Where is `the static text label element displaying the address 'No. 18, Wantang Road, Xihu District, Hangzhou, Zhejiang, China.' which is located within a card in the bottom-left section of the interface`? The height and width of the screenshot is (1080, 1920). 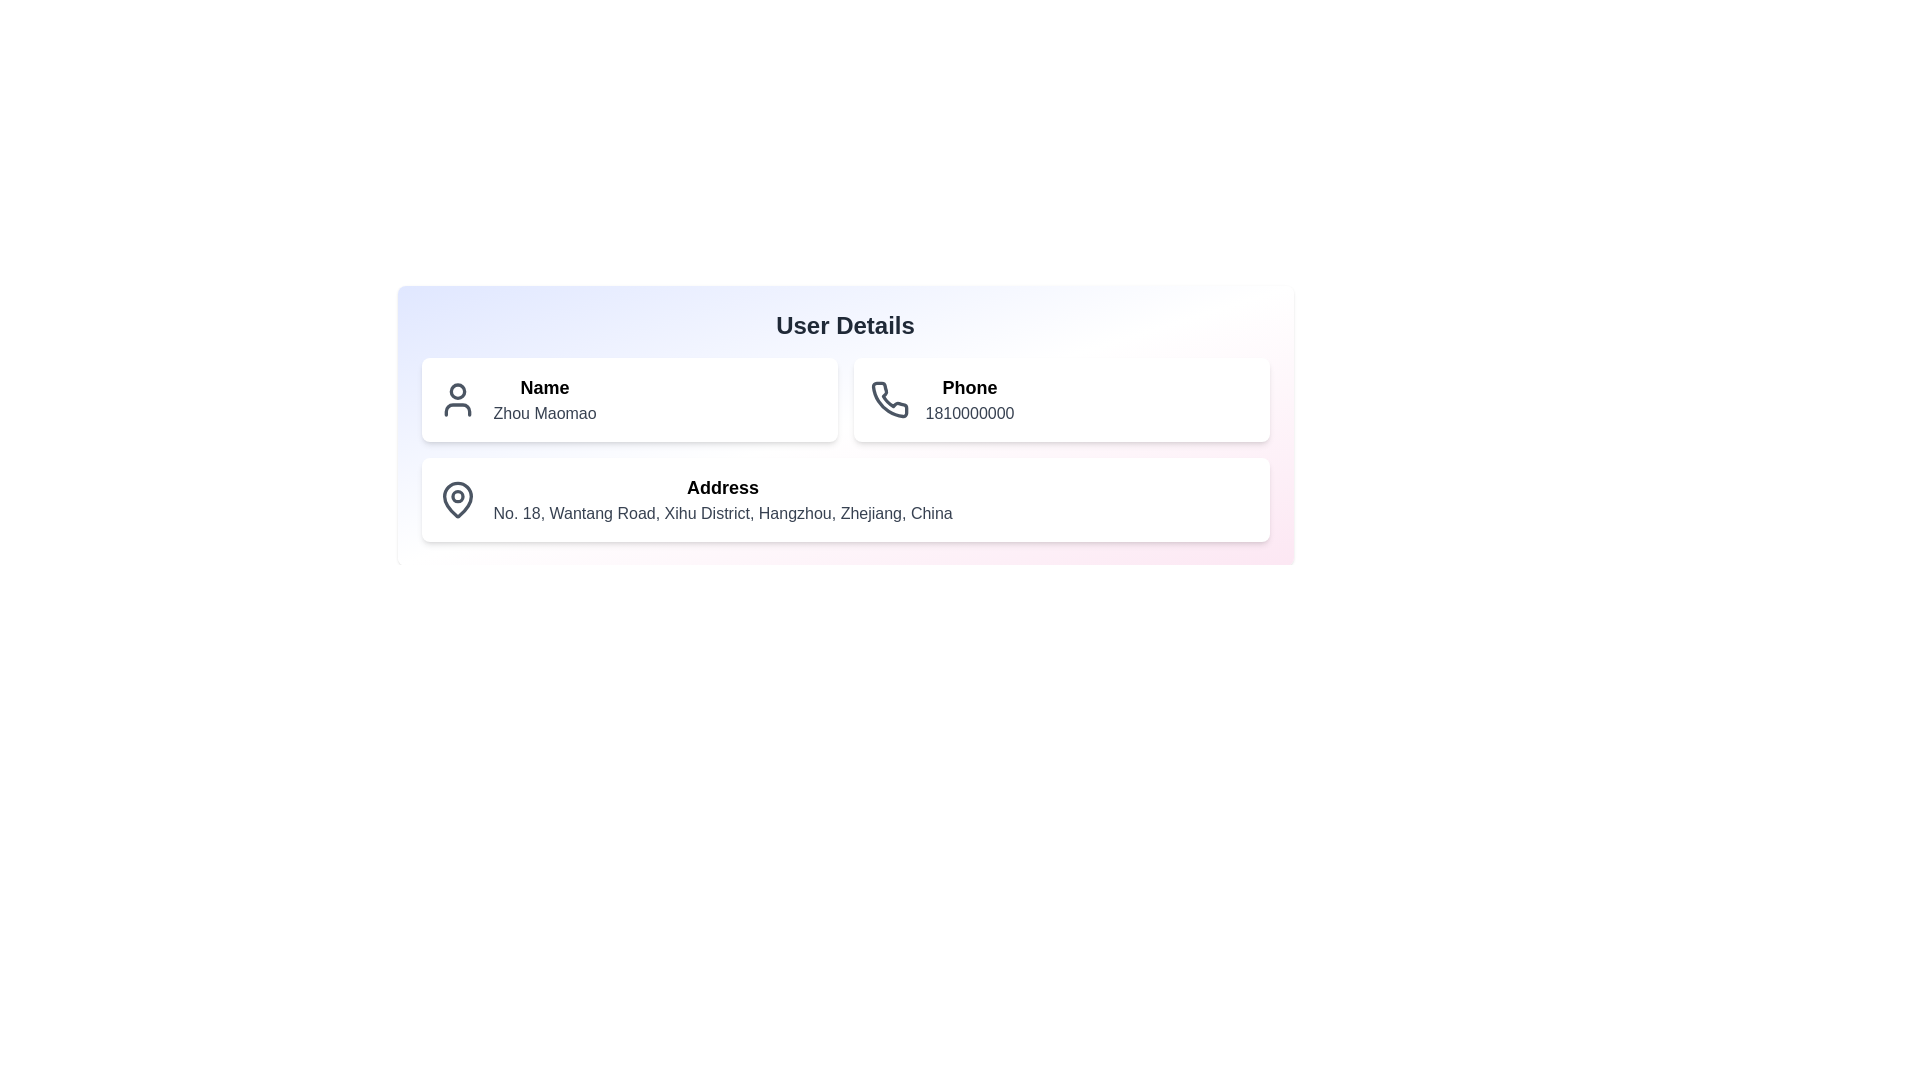 the static text label element displaying the address 'No. 18, Wantang Road, Xihu District, Hangzhou, Zhejiang, China.' which is located within a card in the bottom-left section of the interface is located at coordinates (722, 499).